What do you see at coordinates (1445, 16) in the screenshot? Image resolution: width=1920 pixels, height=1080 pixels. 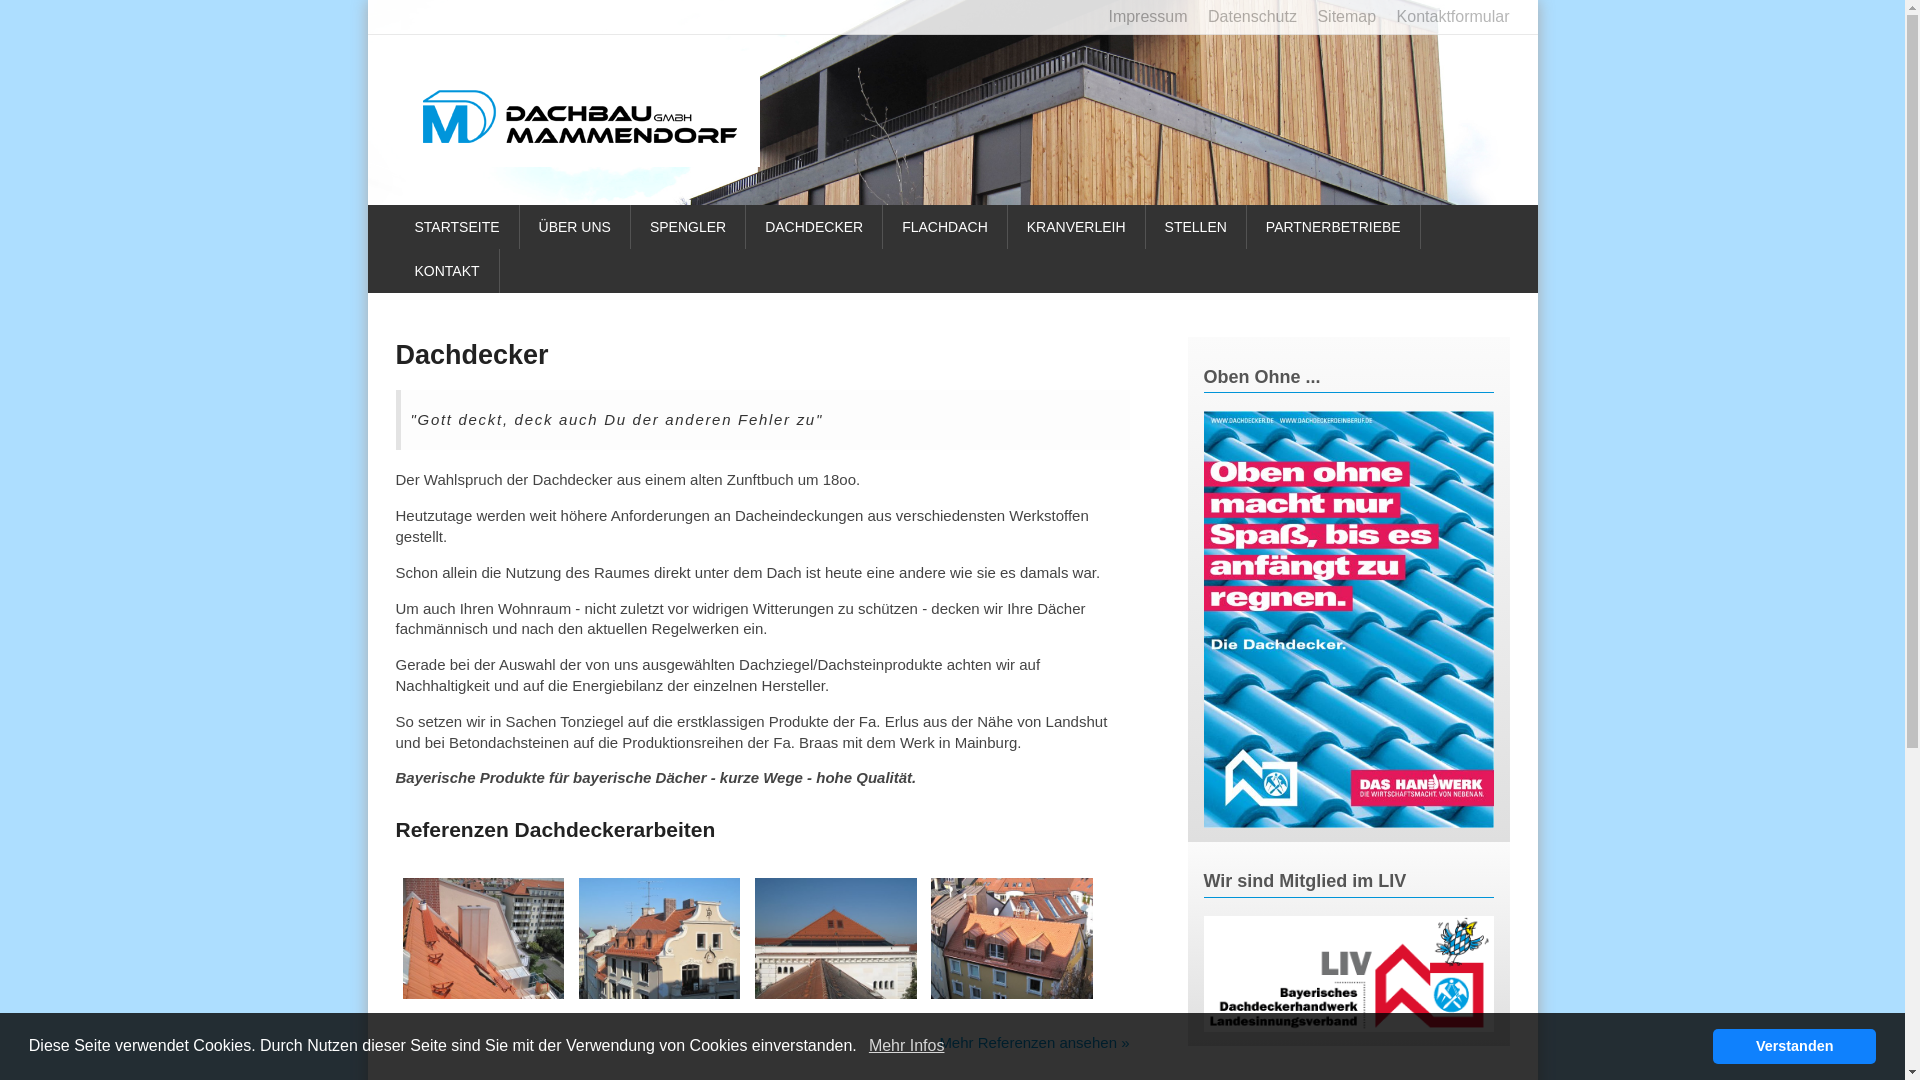 I see `'Kontaktformular'` at bounding box center [1445, 16].